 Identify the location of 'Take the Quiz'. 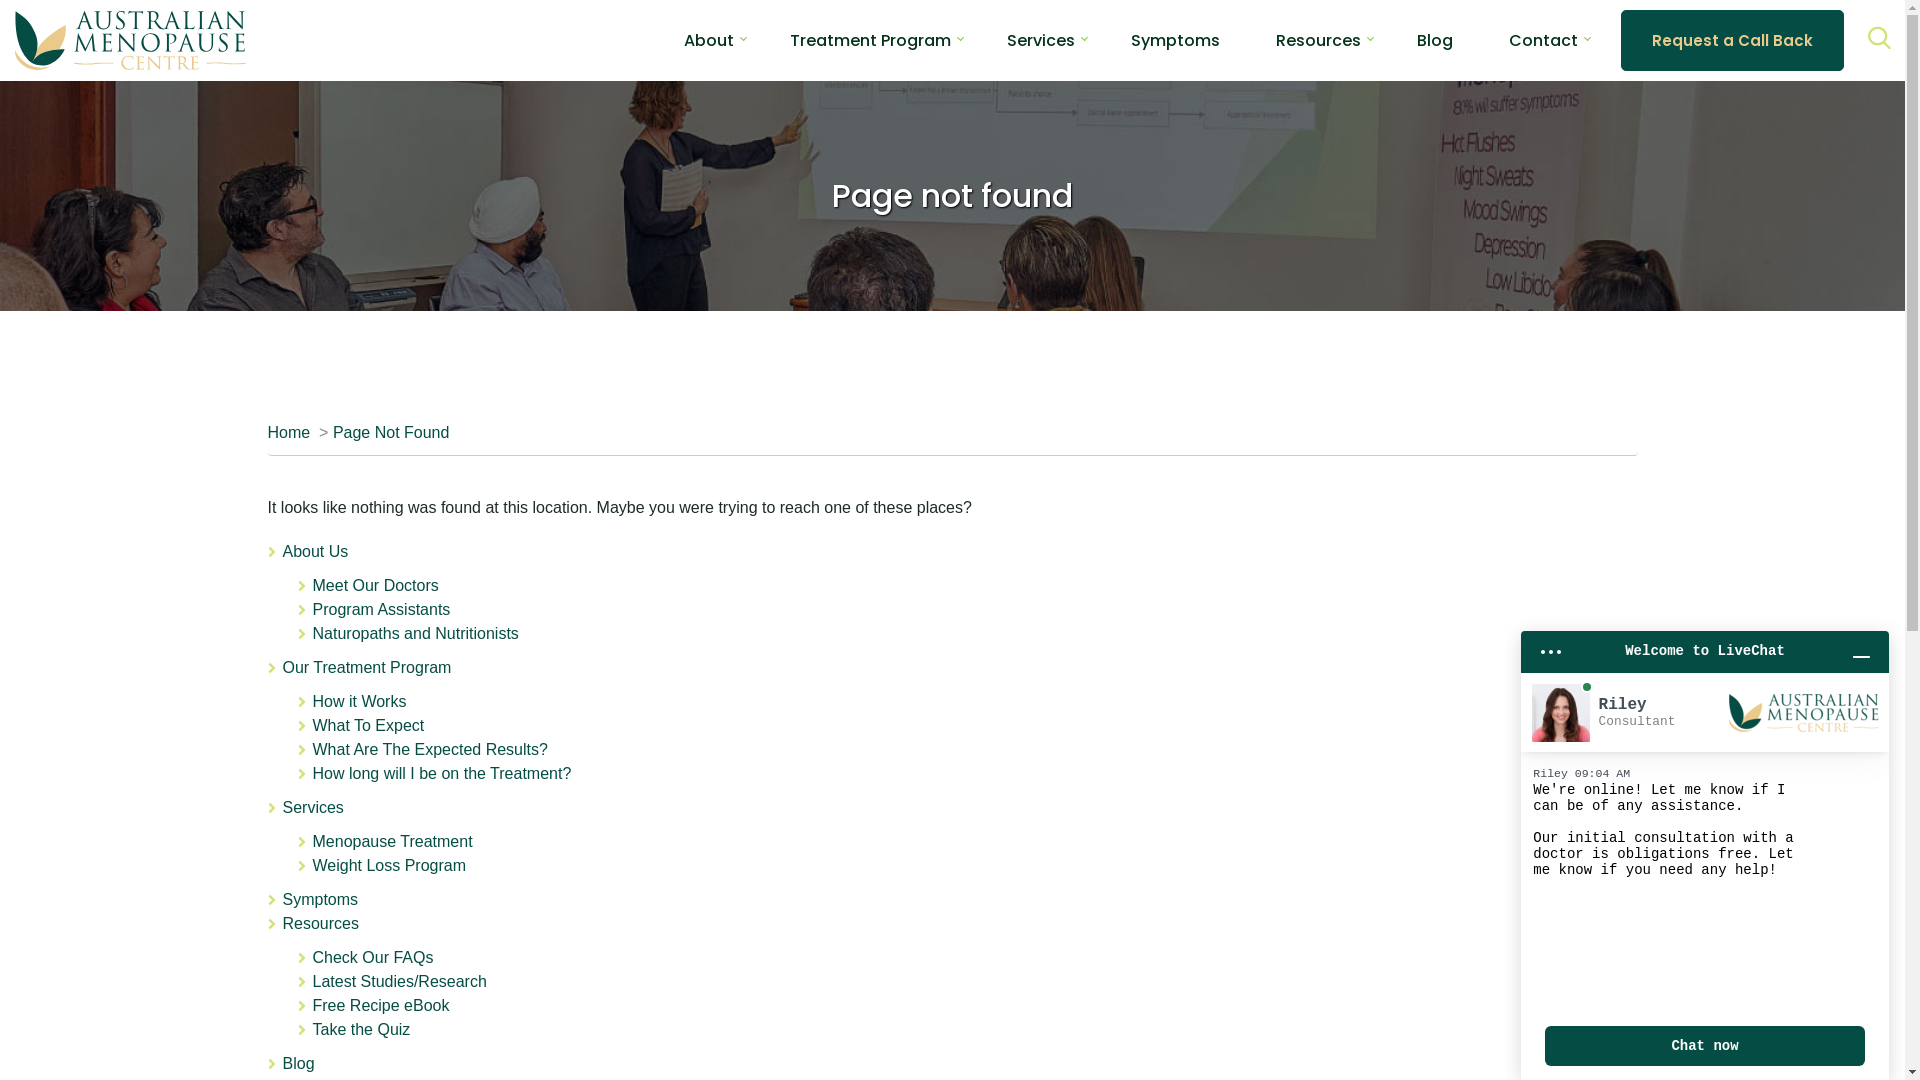
(360, 1029).